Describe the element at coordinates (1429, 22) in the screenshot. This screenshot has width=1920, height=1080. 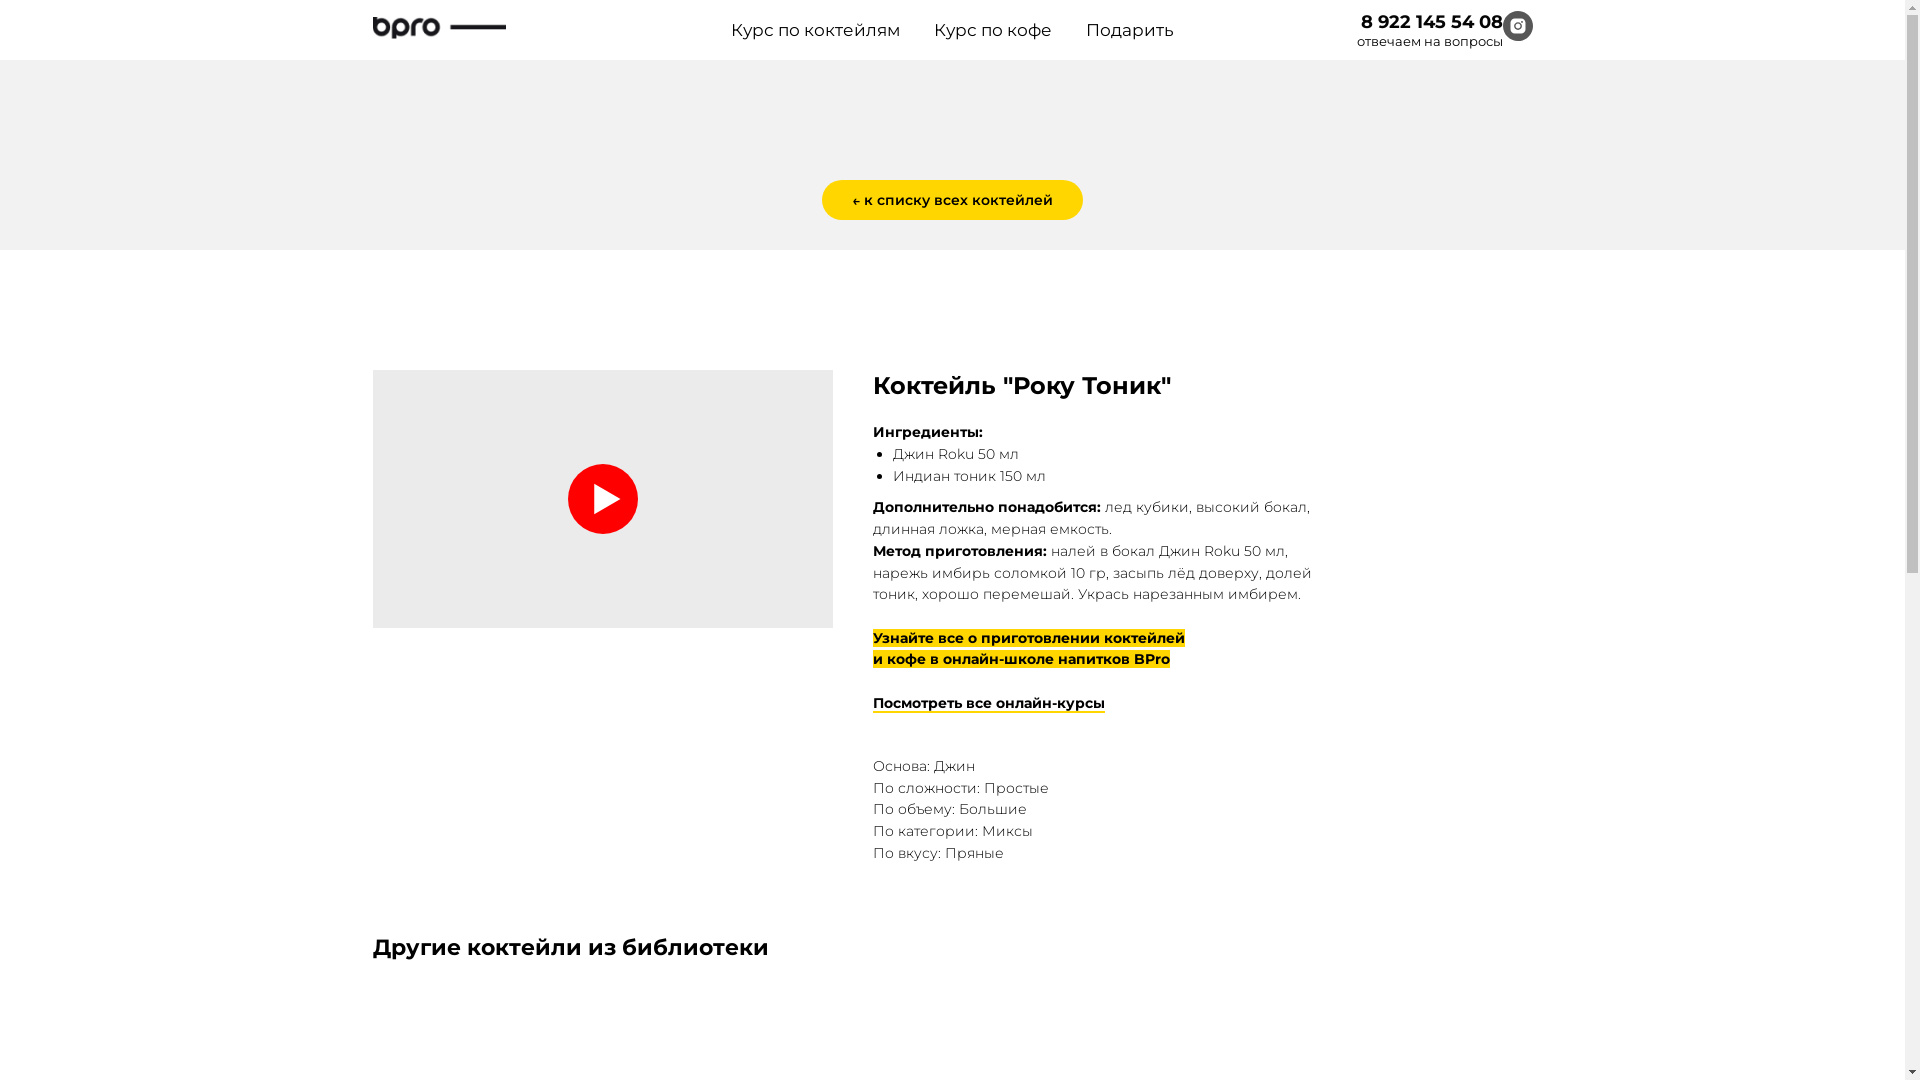
I see `'8 922 145 54 08'` at that location.